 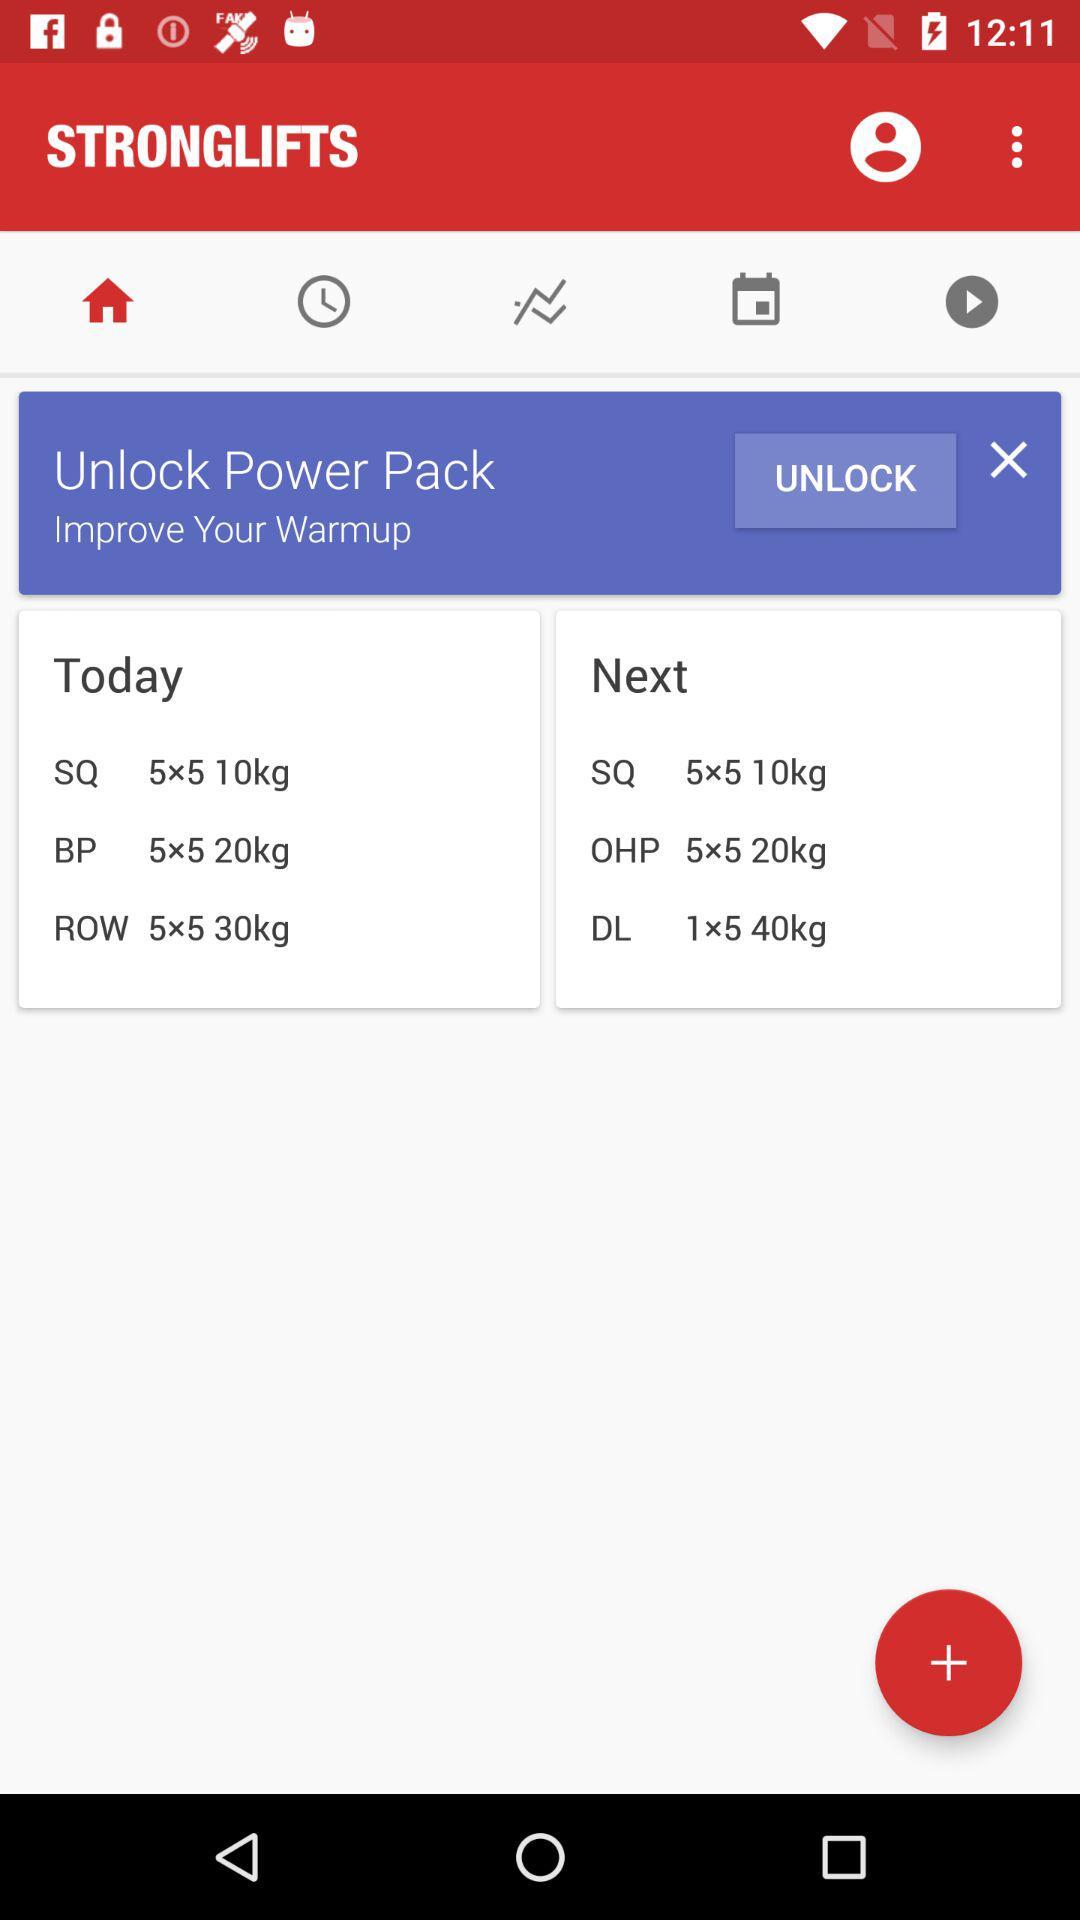 What do you see at coordinates (108, 300) in the screenshot?
I see `home screen` at bounding box center [108, 300].